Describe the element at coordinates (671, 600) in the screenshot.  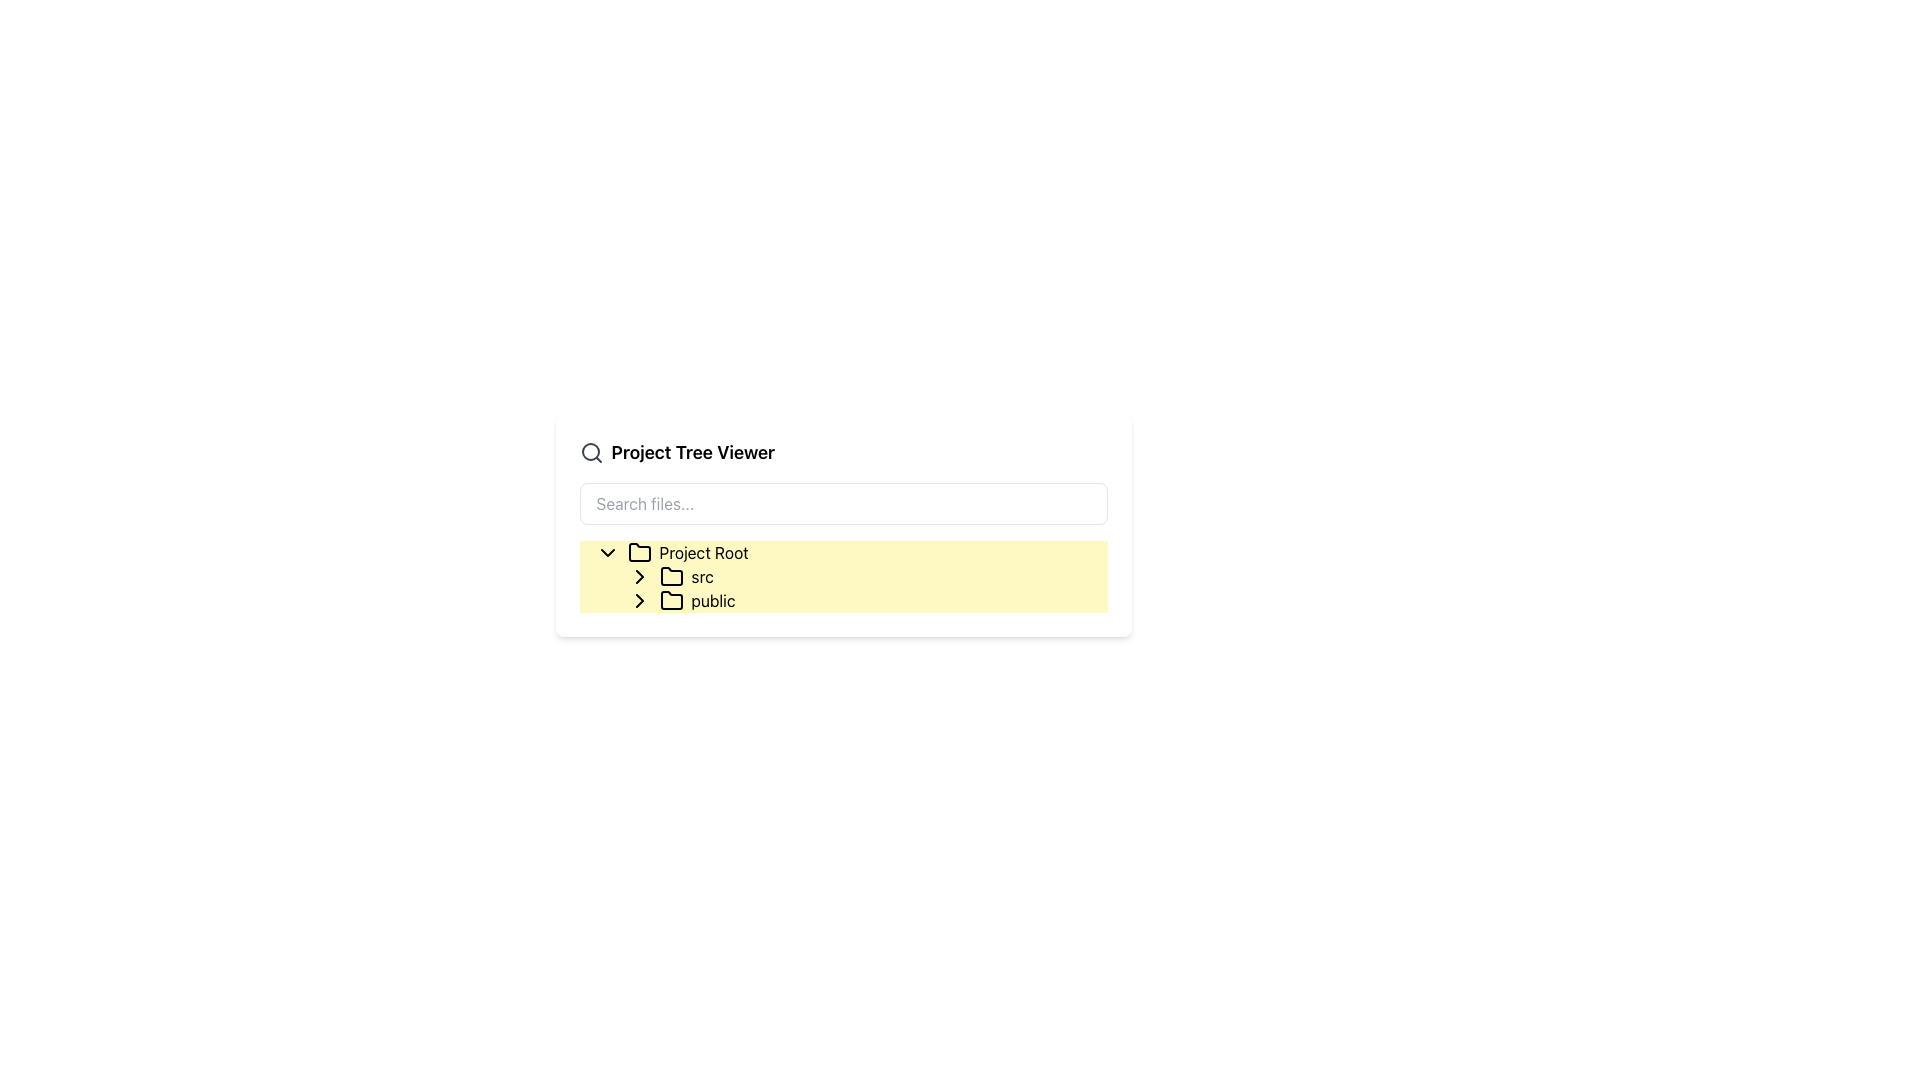
I see `the folder icon representing the 'public' directory in the project tree viewer interface` at that location.